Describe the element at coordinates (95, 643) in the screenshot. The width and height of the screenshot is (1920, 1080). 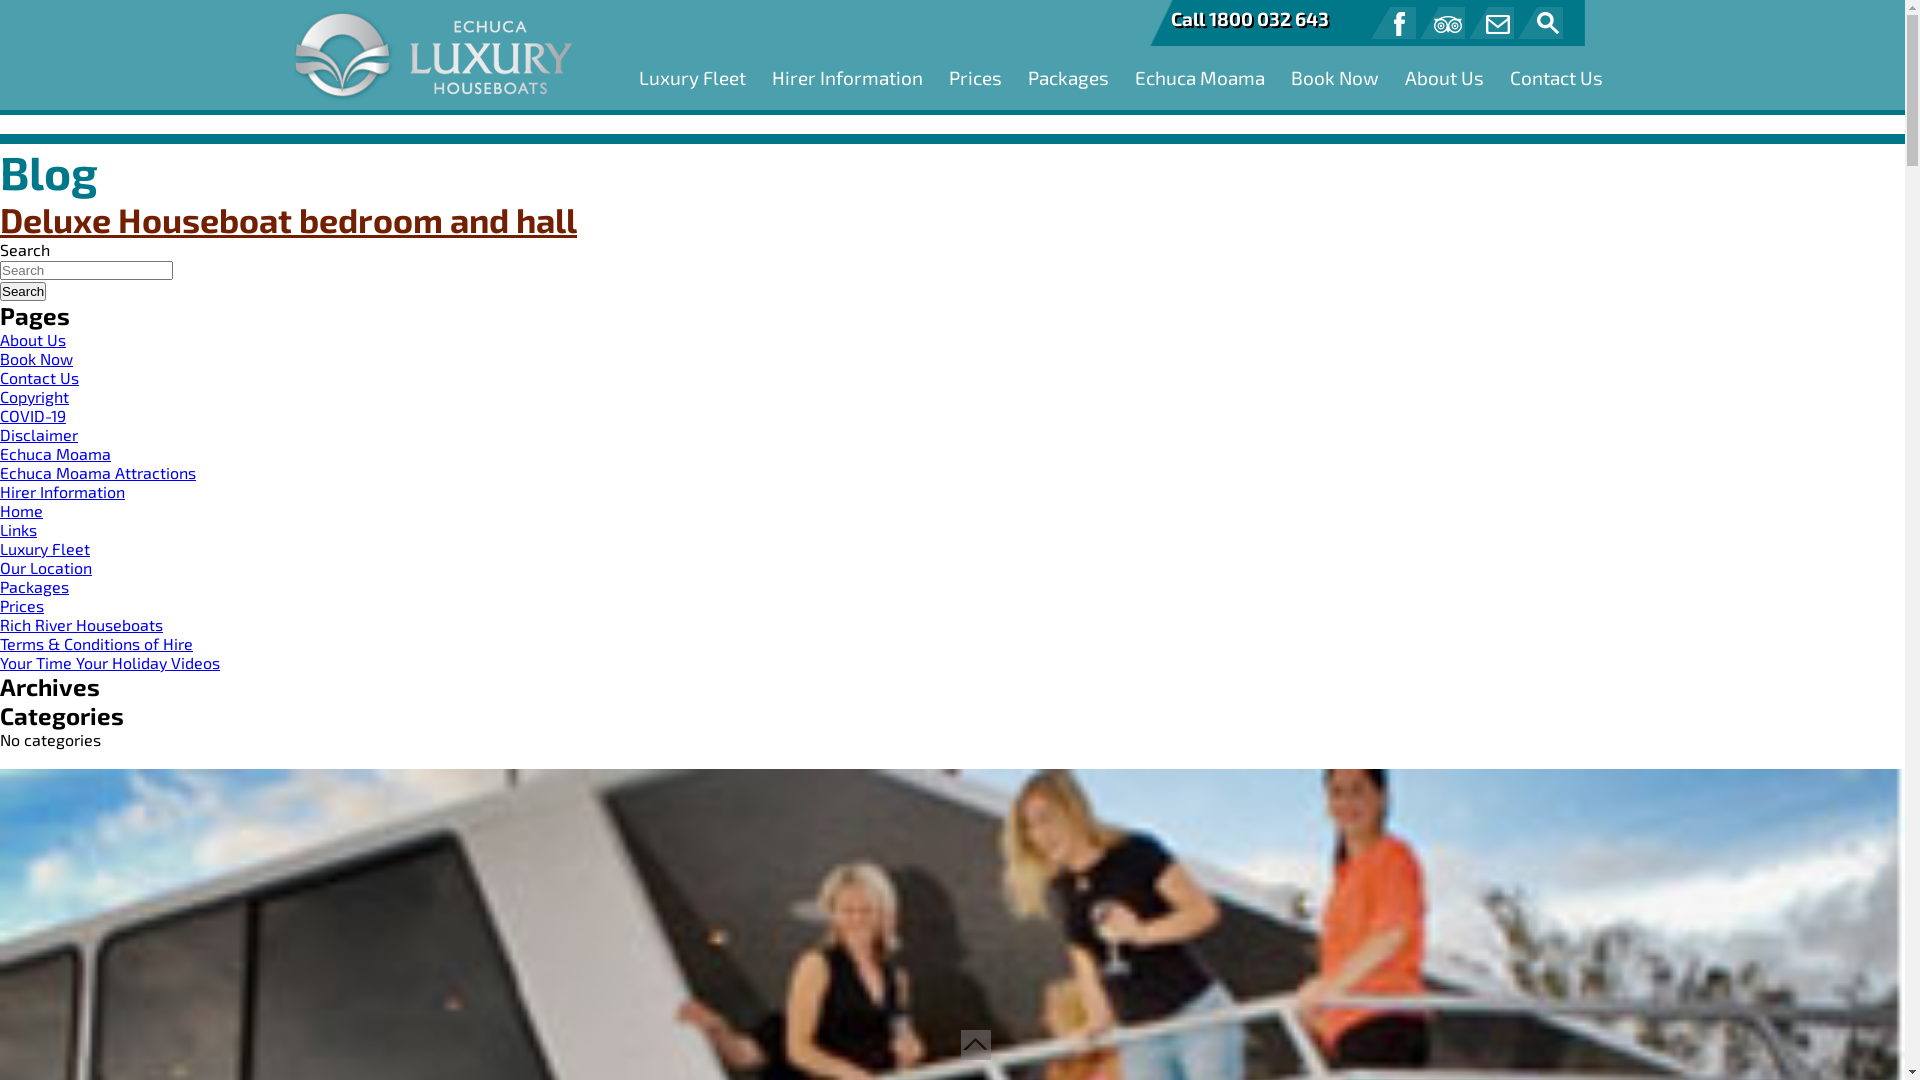
I see `'Terms & Conditions of Hire'` at that location.